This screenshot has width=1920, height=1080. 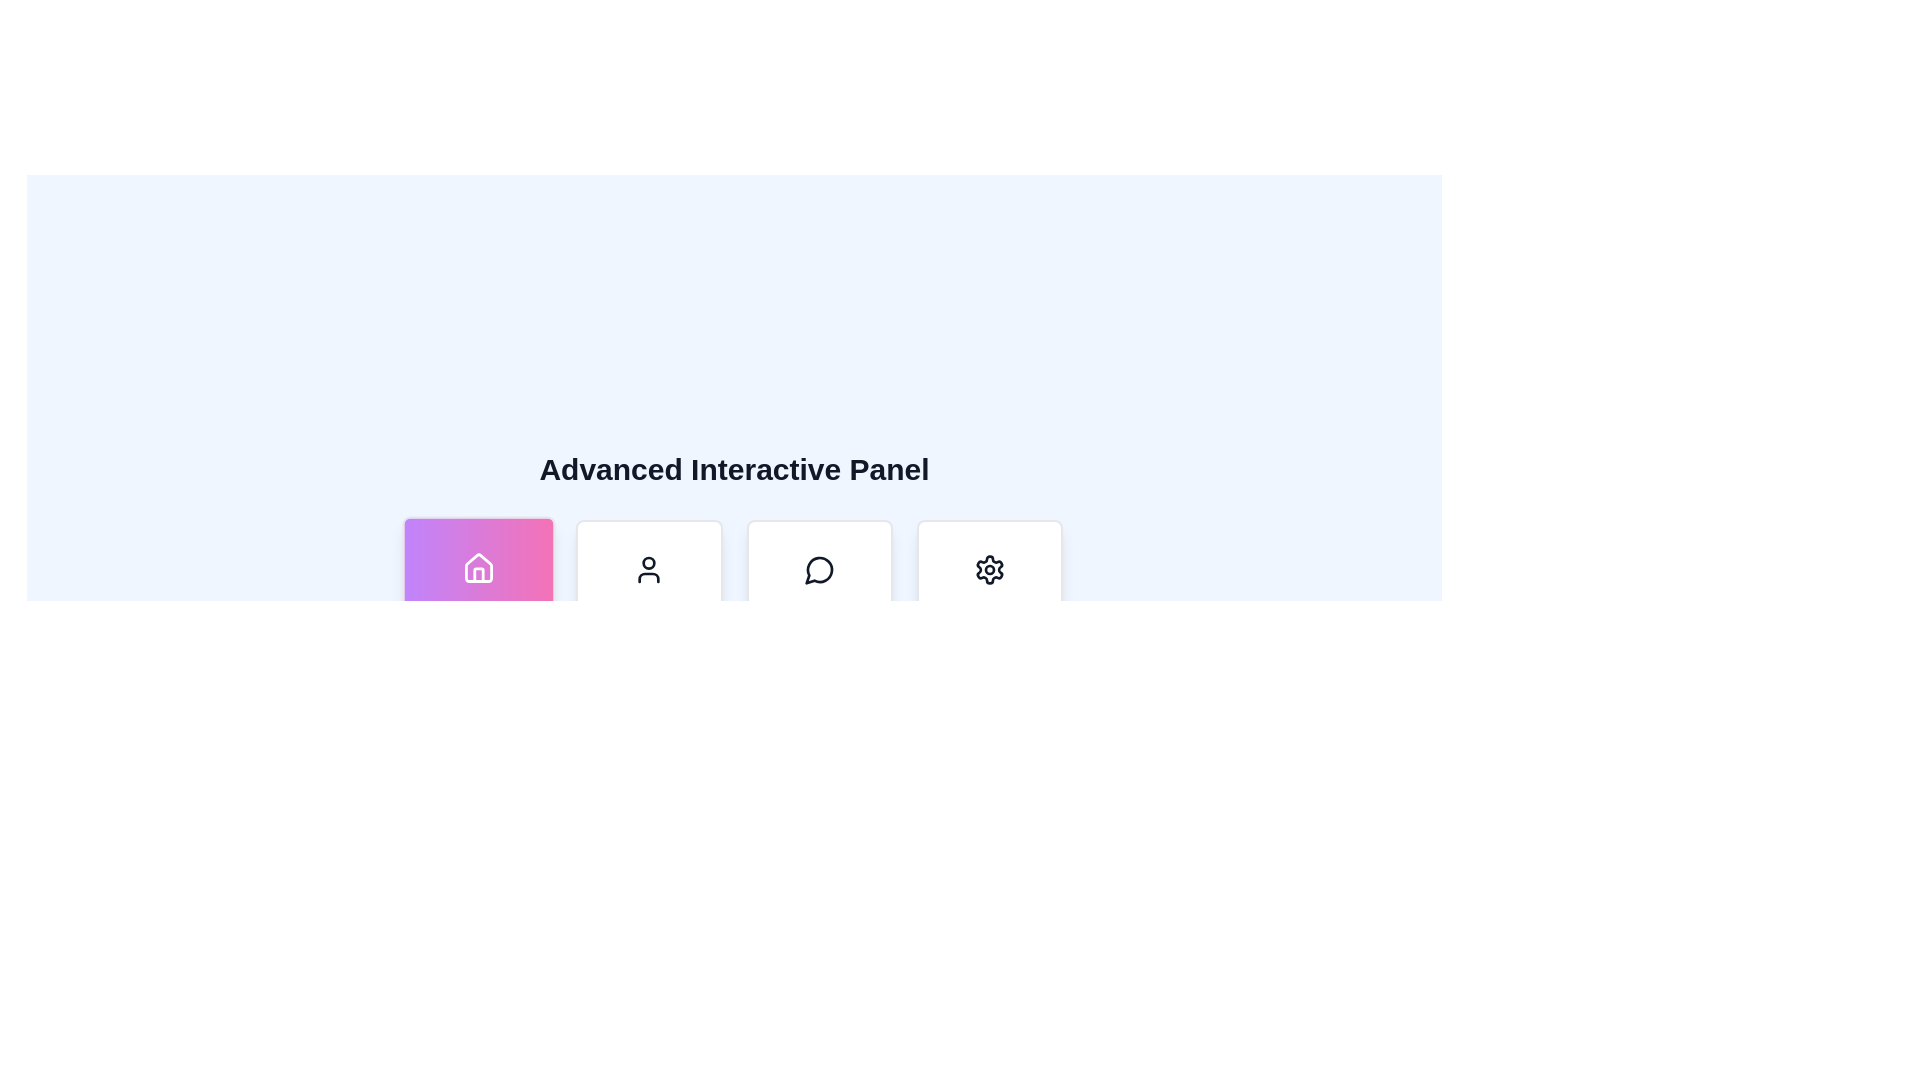 What do you see at coordinates (818, 570) in the screenshot?
I see `the third icon from the left in the bottom bar, which likely provides access` at bounding box center [818, 570].